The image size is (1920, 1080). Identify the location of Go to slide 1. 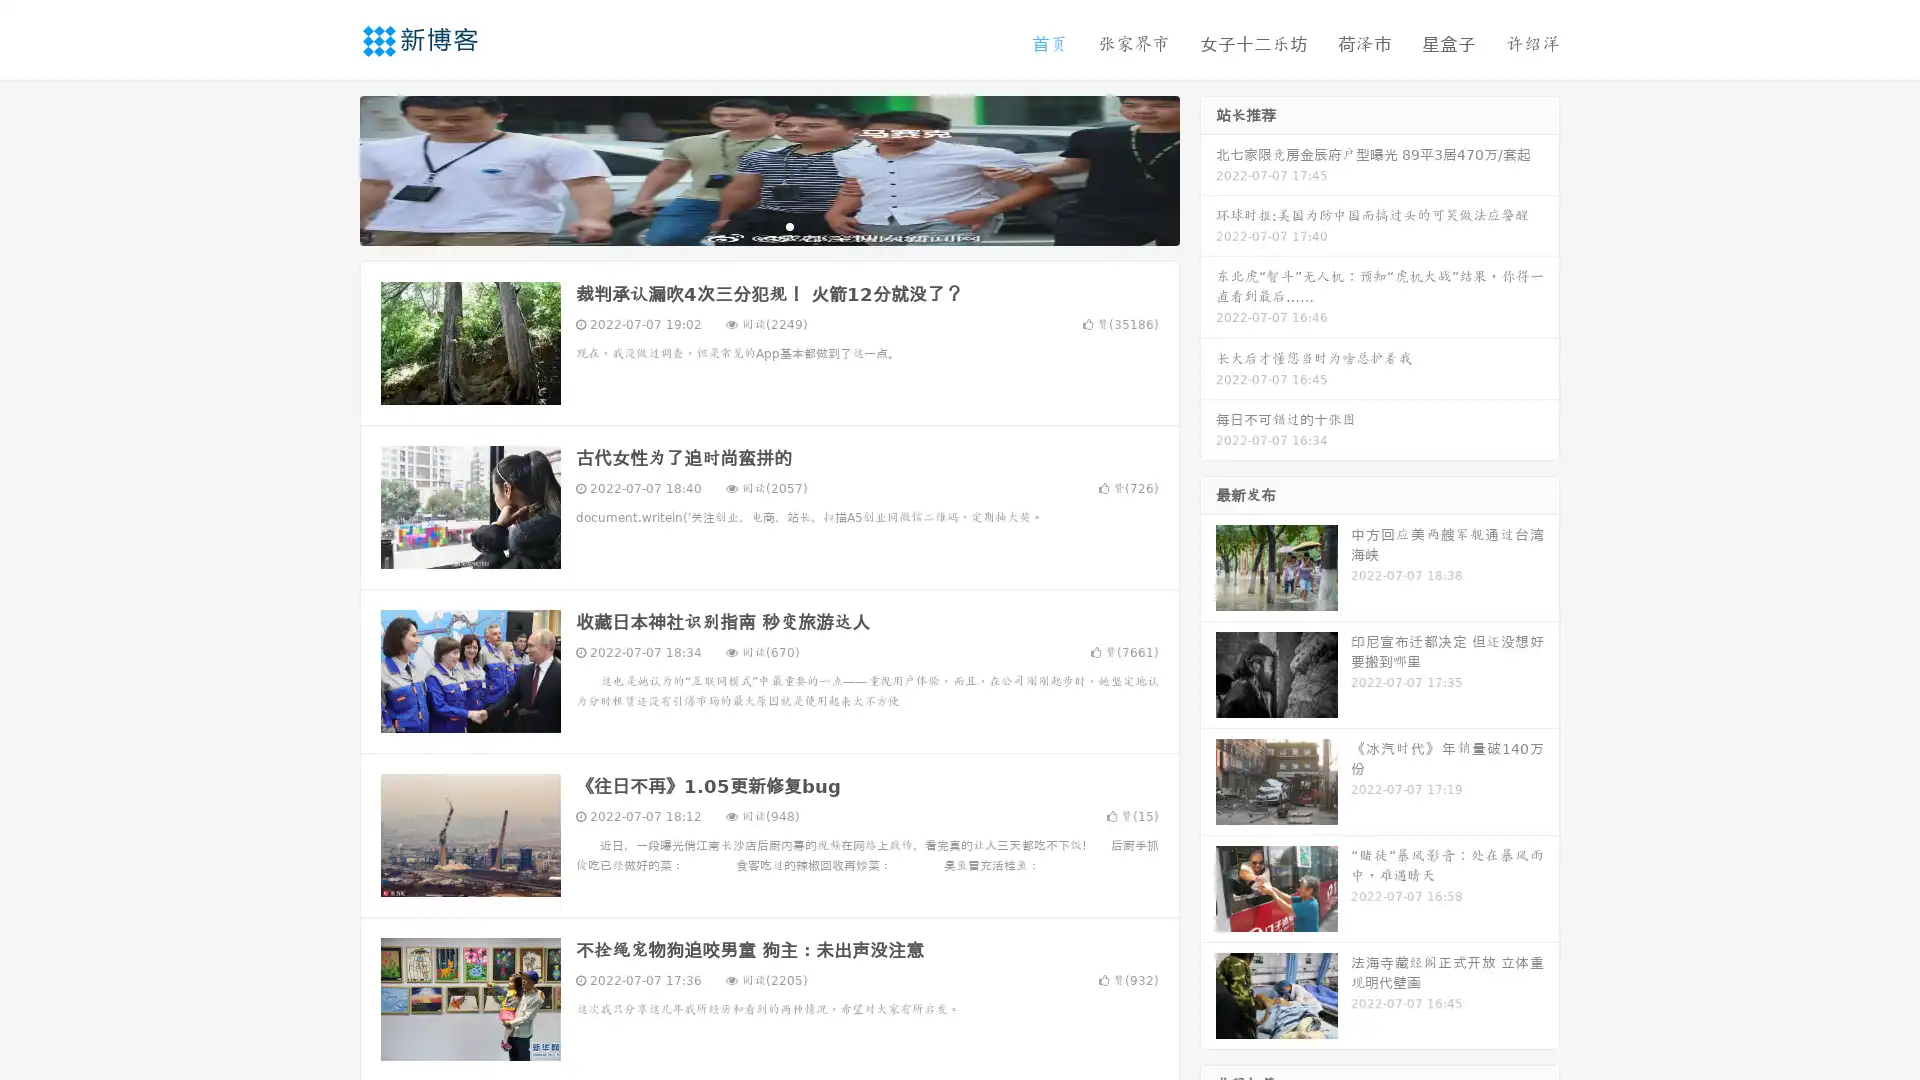
(748, 225).